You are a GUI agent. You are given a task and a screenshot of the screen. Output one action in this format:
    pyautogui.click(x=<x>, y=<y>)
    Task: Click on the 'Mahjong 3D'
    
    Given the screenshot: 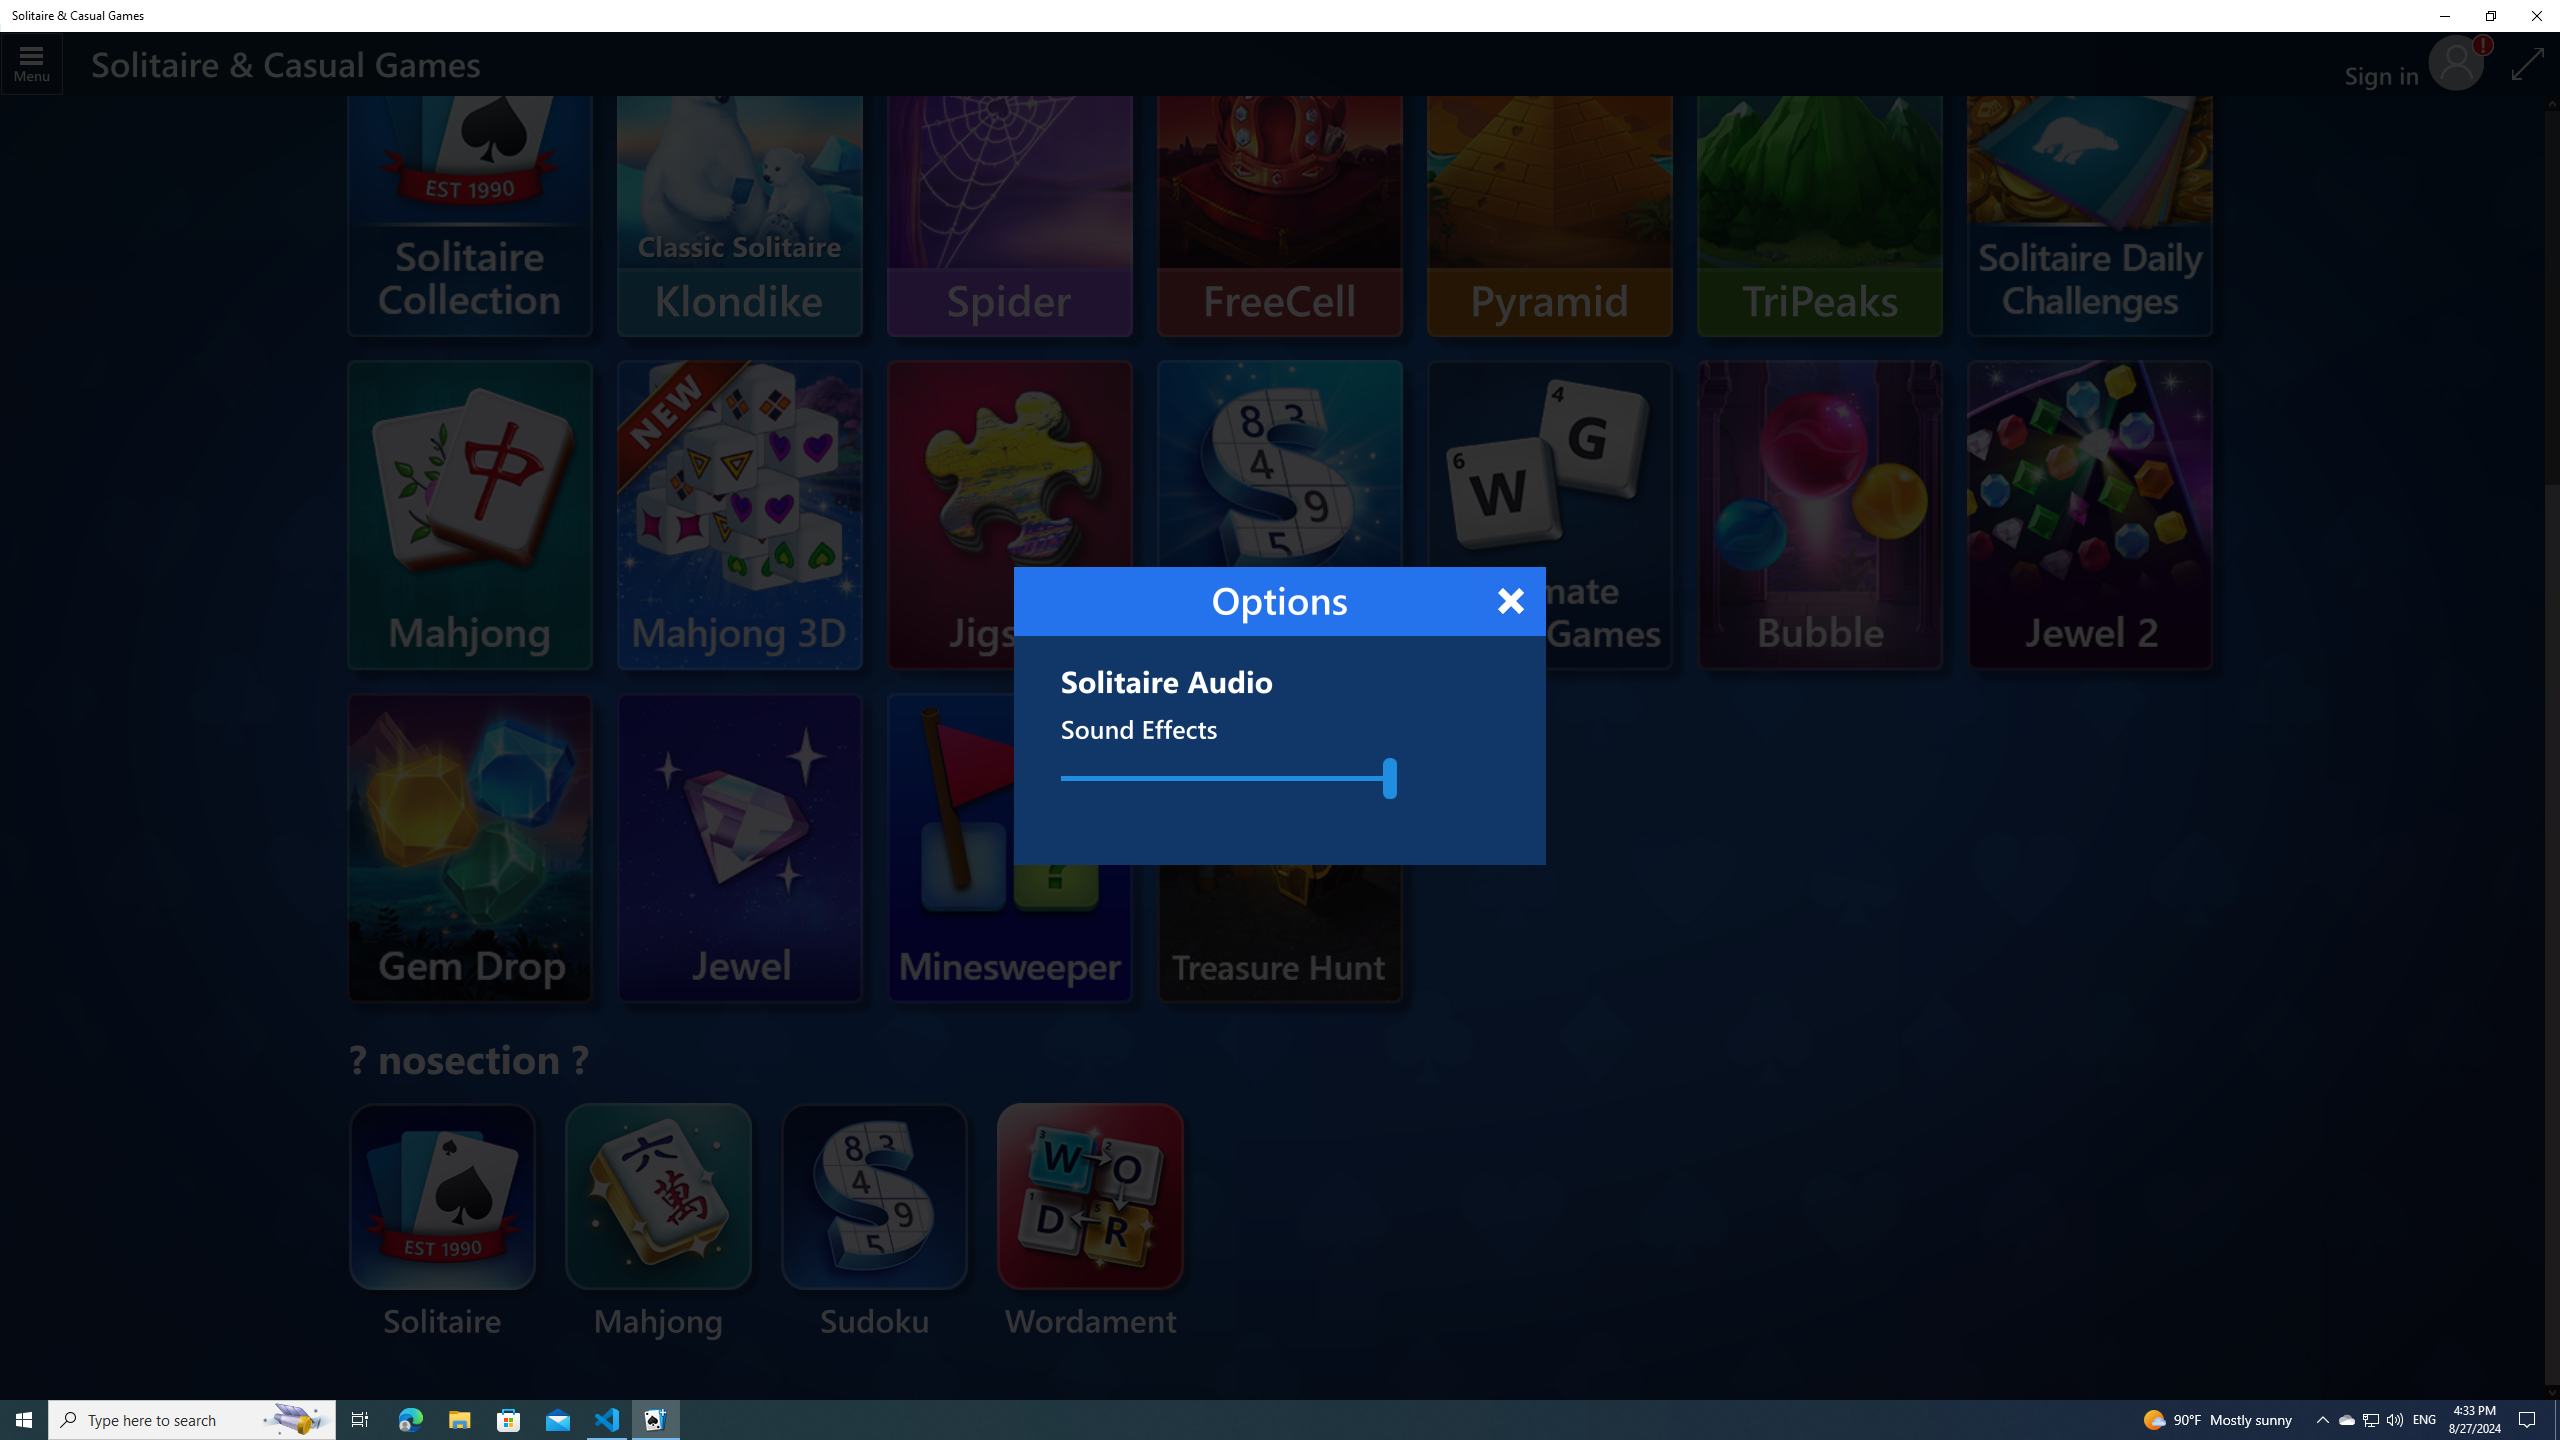 What is the action you would take?
    pyautogui.click(x=738, y=513)
    